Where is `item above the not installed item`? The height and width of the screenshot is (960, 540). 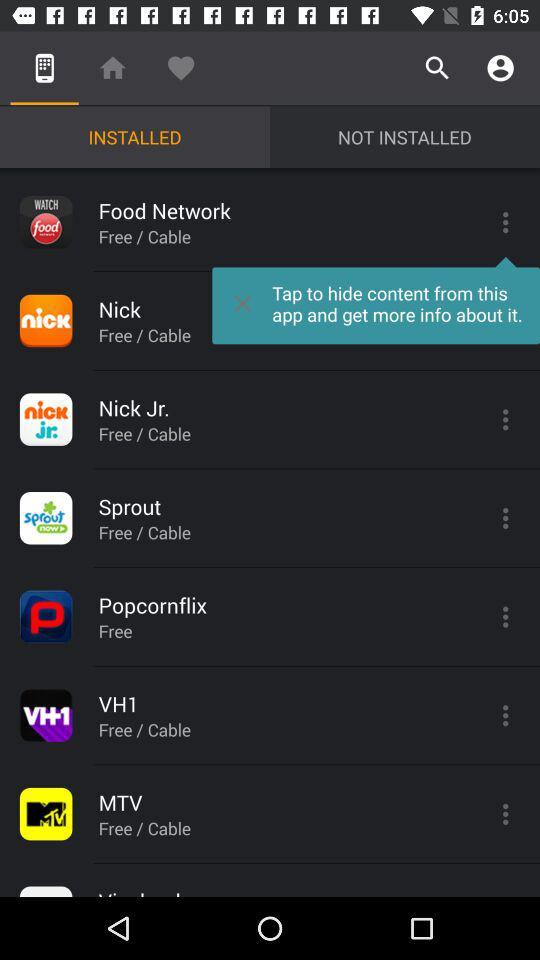
item above the not installed item is located at coordinates (436, 68).